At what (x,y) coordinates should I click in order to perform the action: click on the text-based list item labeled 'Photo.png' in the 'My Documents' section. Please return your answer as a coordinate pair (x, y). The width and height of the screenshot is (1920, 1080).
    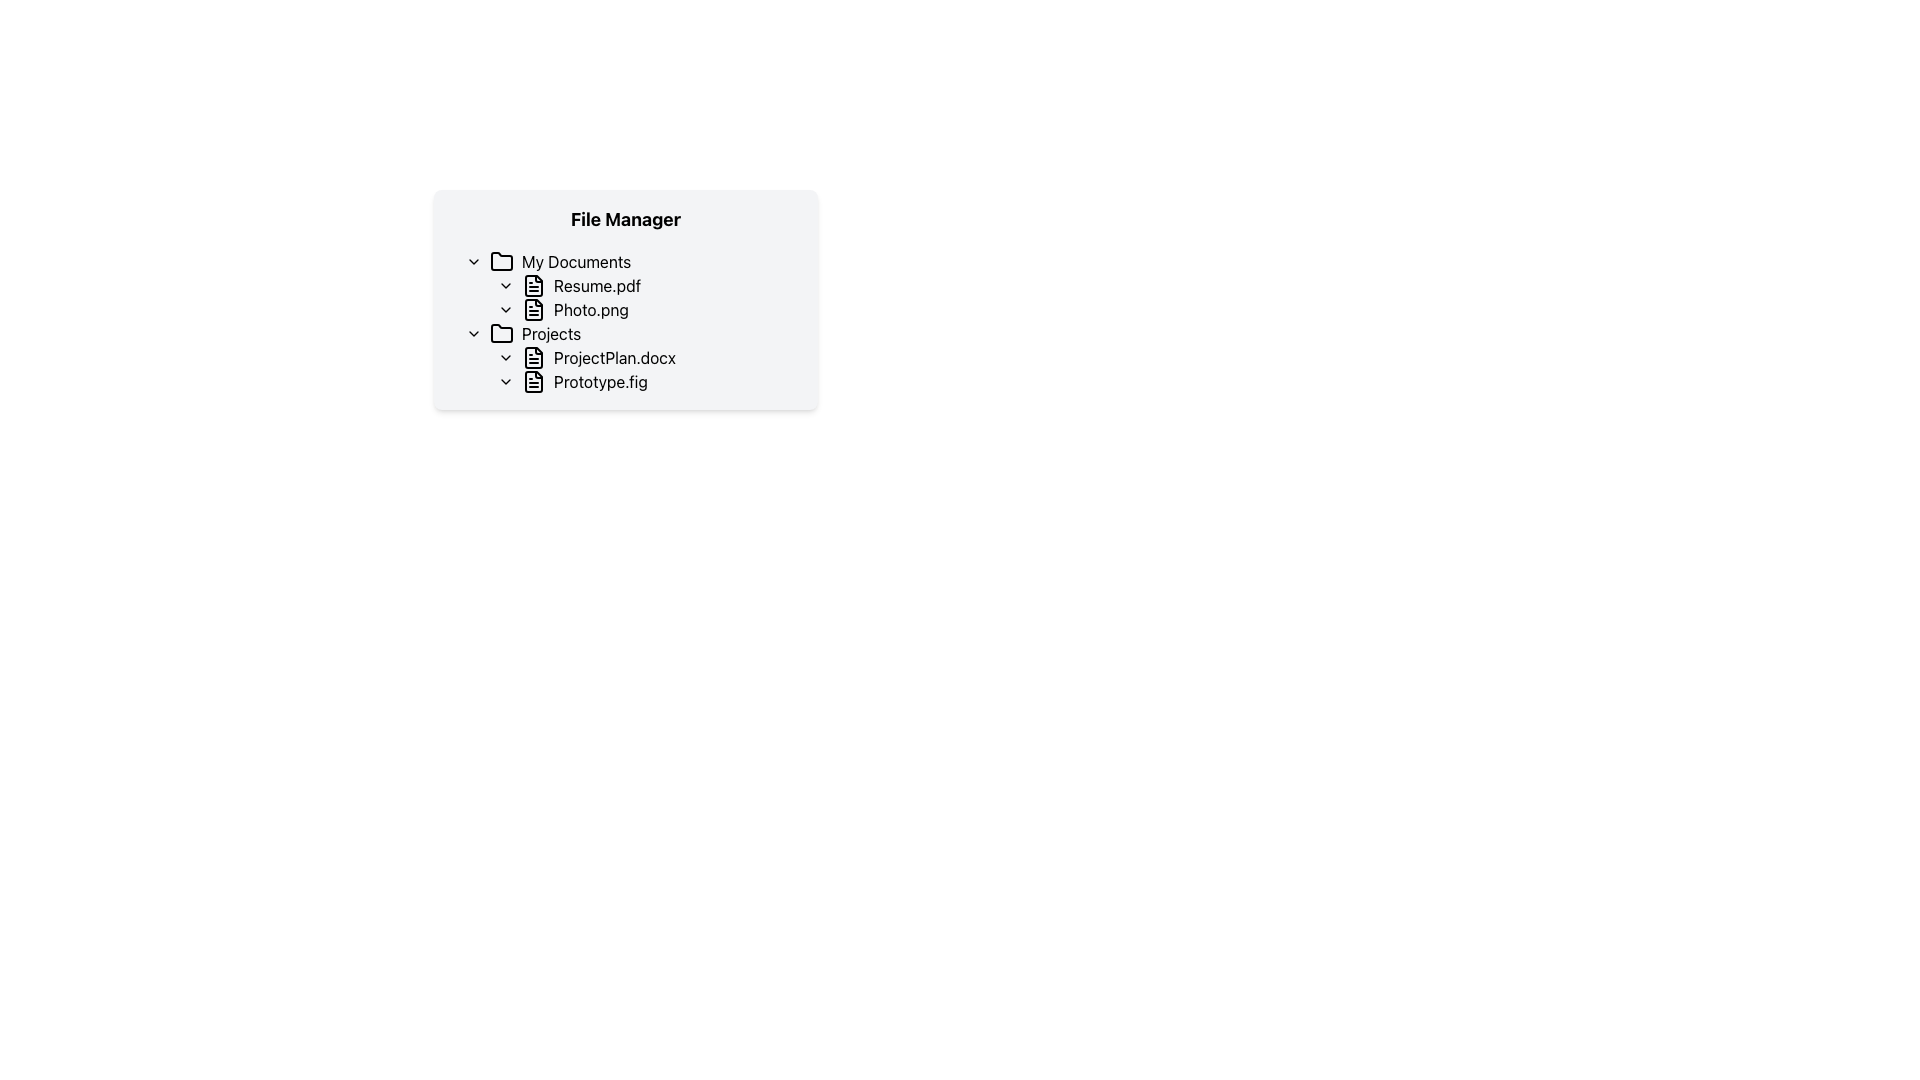
    Looking at the image, I should click on (624, 300).